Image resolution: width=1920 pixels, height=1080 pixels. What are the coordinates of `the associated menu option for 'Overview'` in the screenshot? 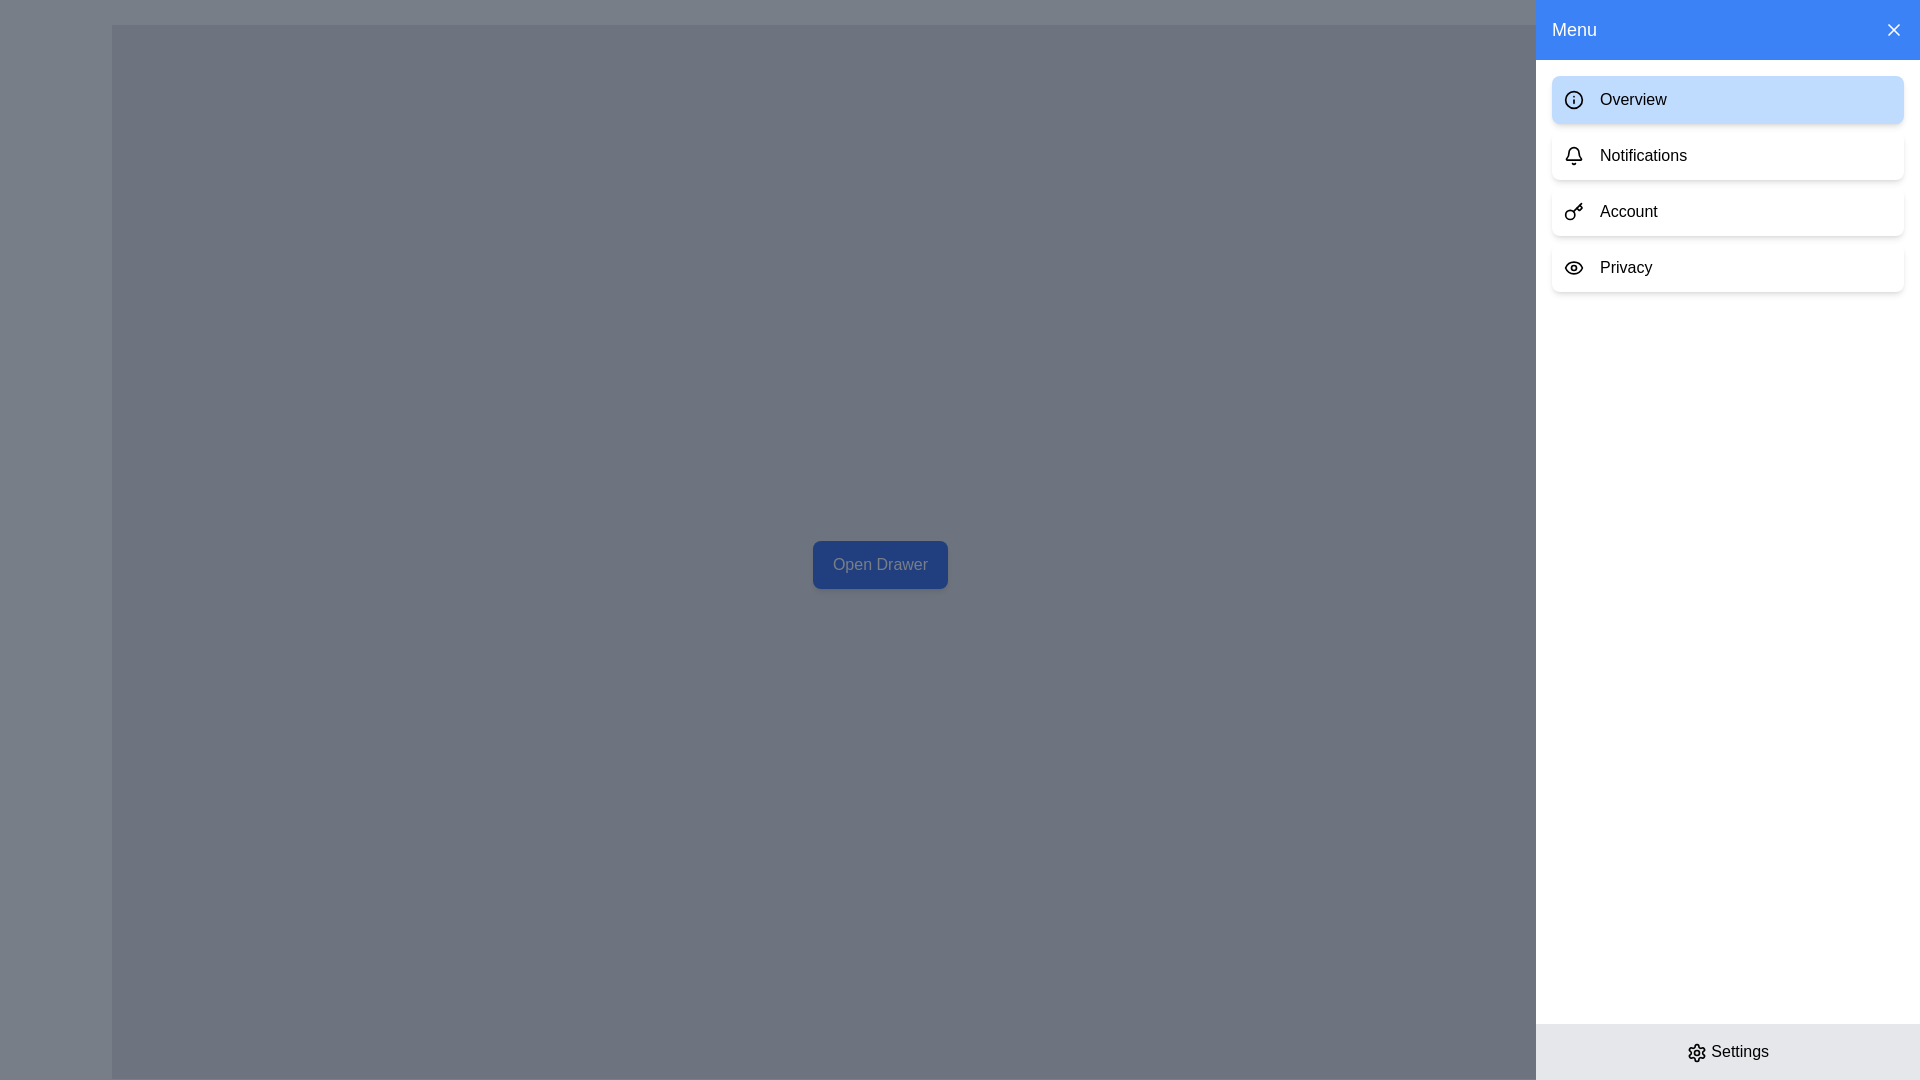 It's located at (1573, 100).